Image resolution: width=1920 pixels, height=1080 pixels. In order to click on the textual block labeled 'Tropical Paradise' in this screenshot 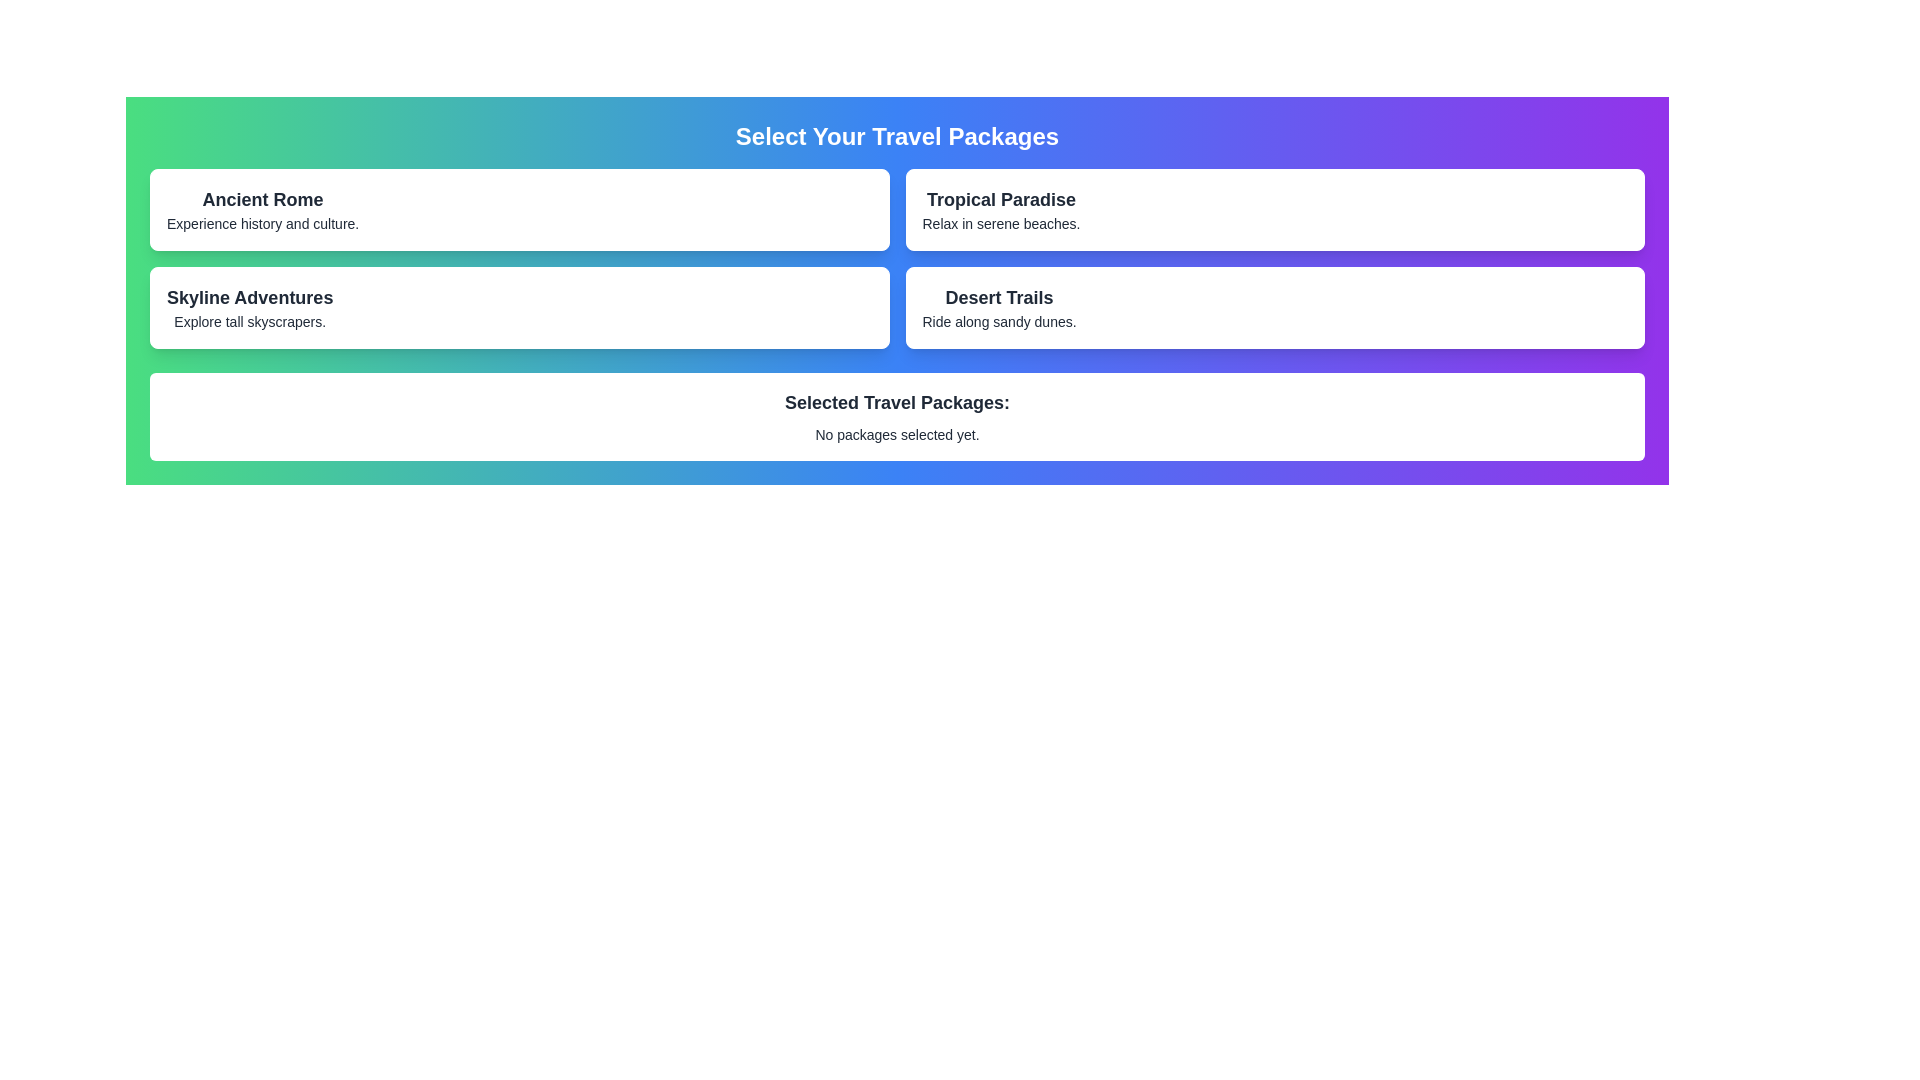, I will do `click(1001, 209)`.